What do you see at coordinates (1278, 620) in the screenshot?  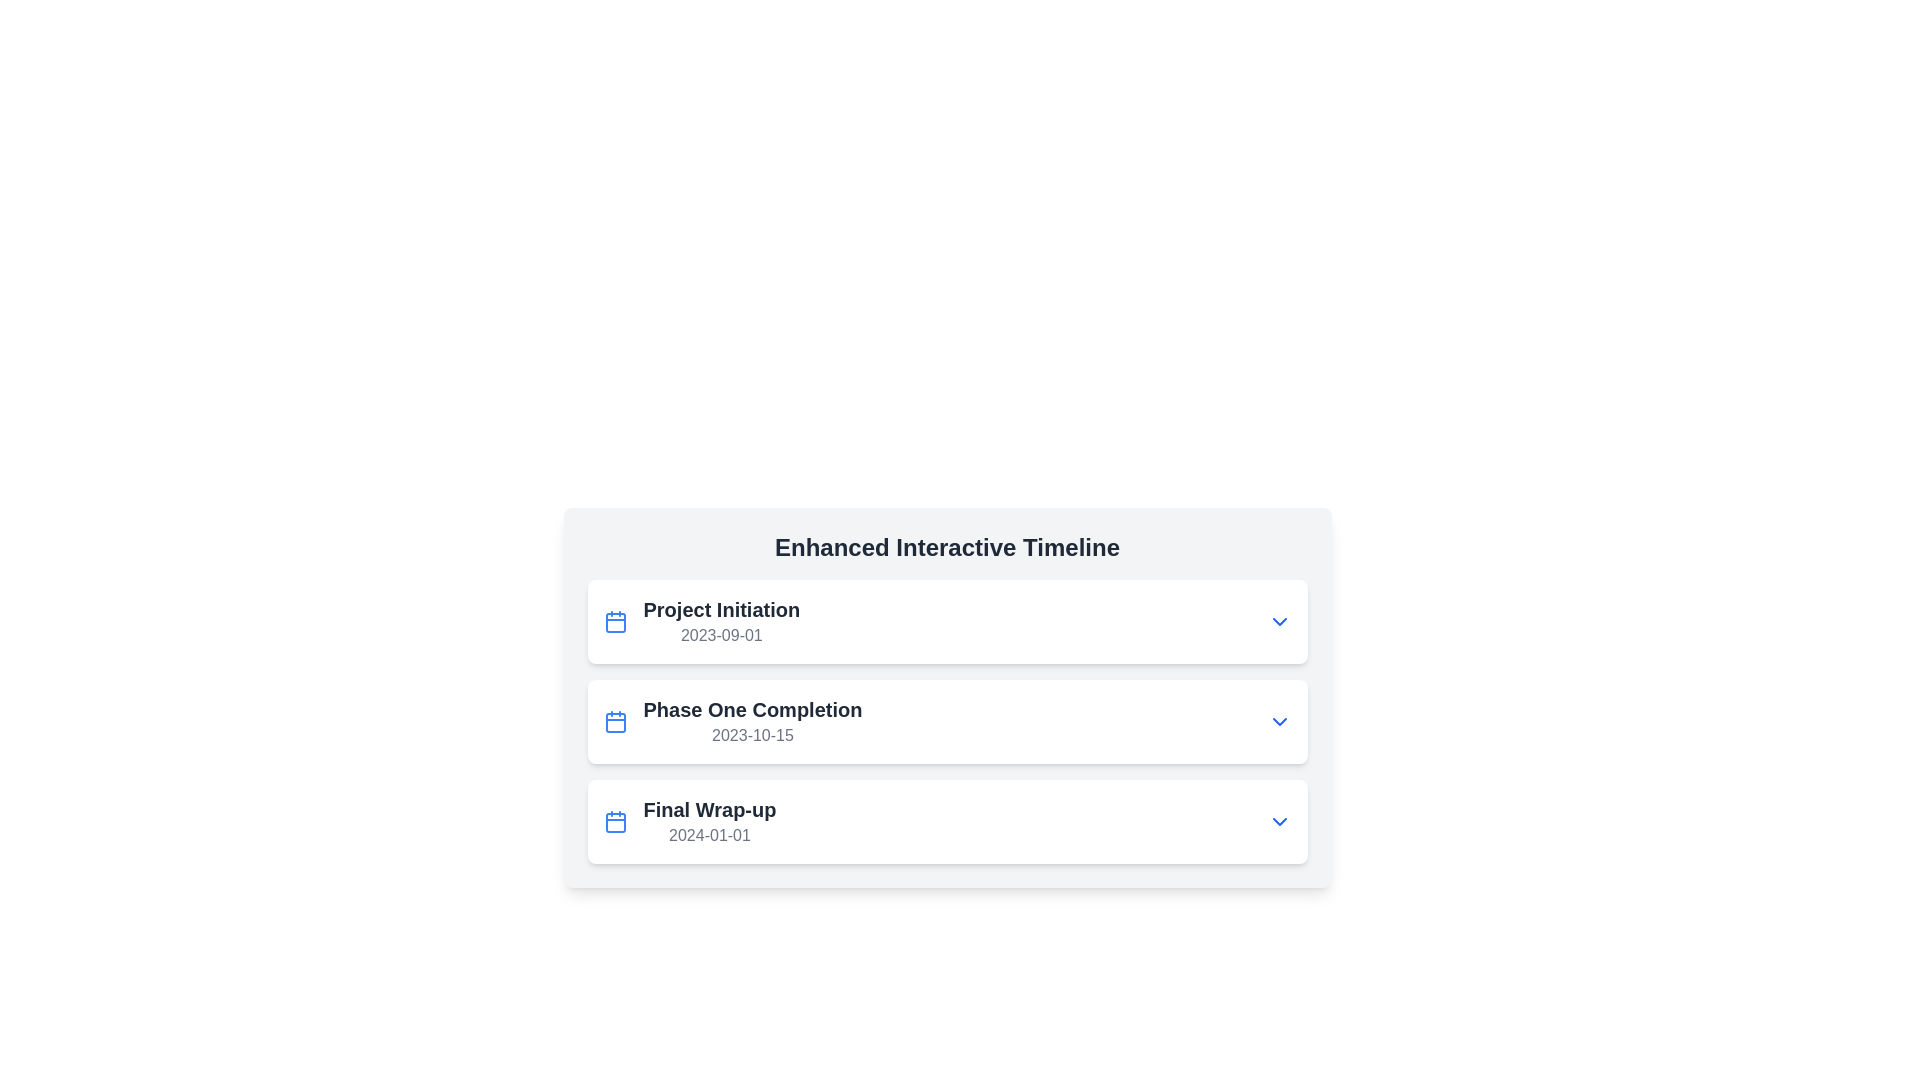 I see `the downward pointing chevron icon styled in blue, which indicates drop-down functionality, located to the right of the 'Project Initiation' entry` at bounding box center [1278, 620].